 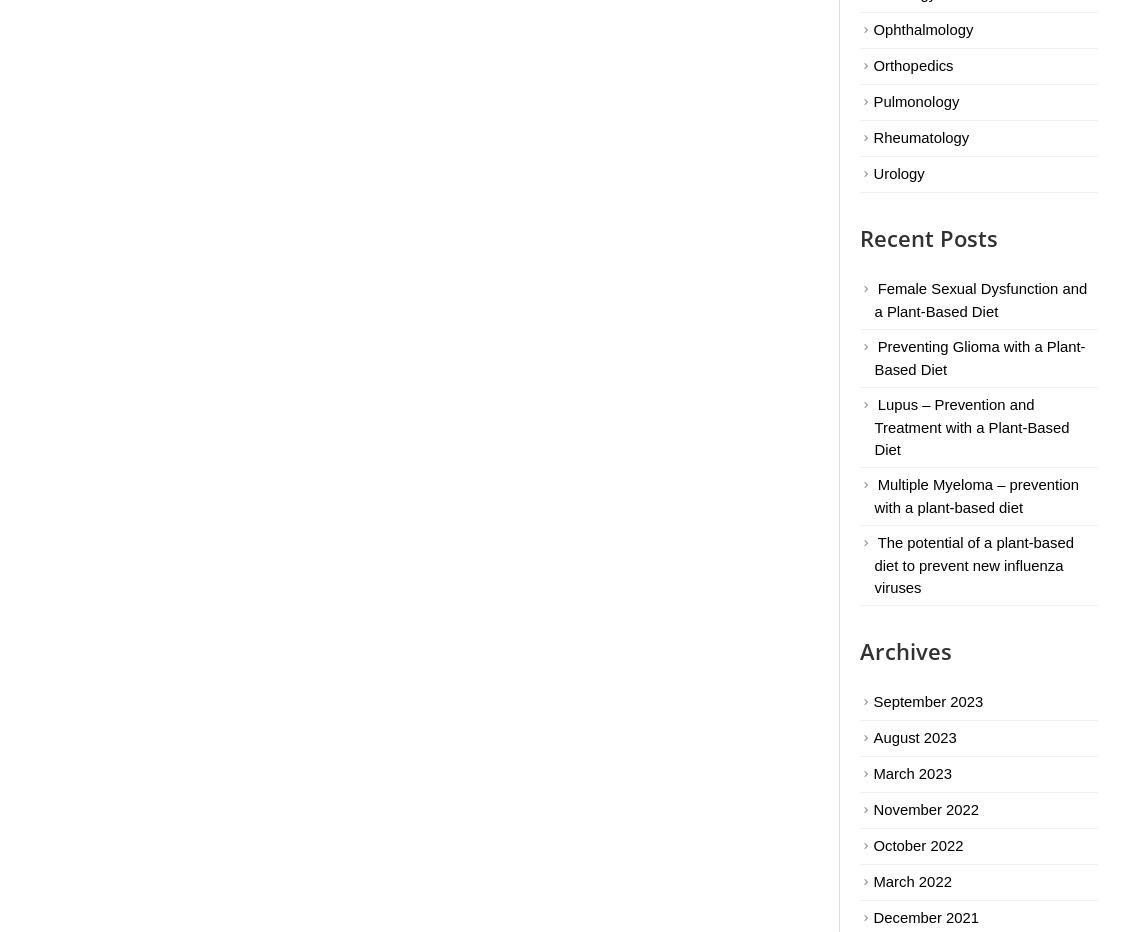 What do you see at coordinates (912, 65) in the screenshot?
I see `'Orthopedics'` at bounding box center [912, 65].